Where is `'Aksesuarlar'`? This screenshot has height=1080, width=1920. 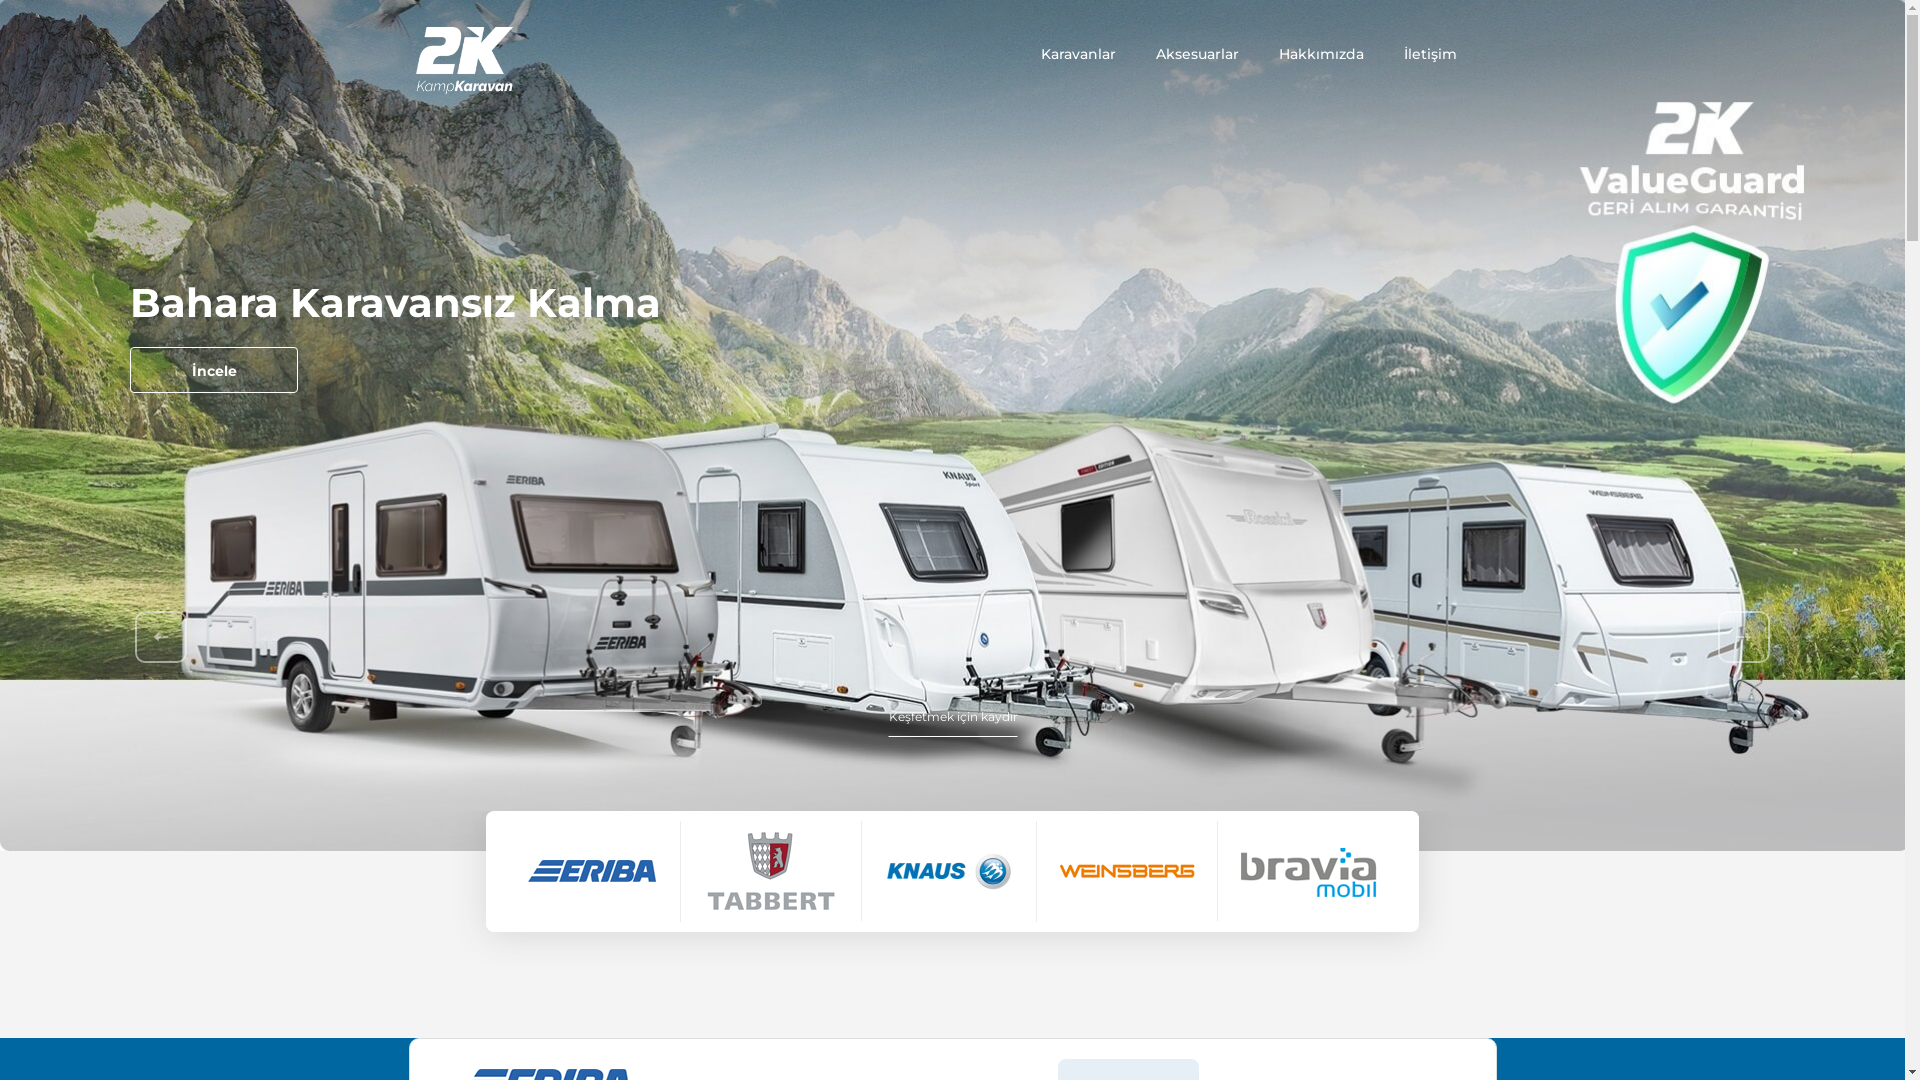
'Aksesuarlar' is located at coordinates (1156, 53).